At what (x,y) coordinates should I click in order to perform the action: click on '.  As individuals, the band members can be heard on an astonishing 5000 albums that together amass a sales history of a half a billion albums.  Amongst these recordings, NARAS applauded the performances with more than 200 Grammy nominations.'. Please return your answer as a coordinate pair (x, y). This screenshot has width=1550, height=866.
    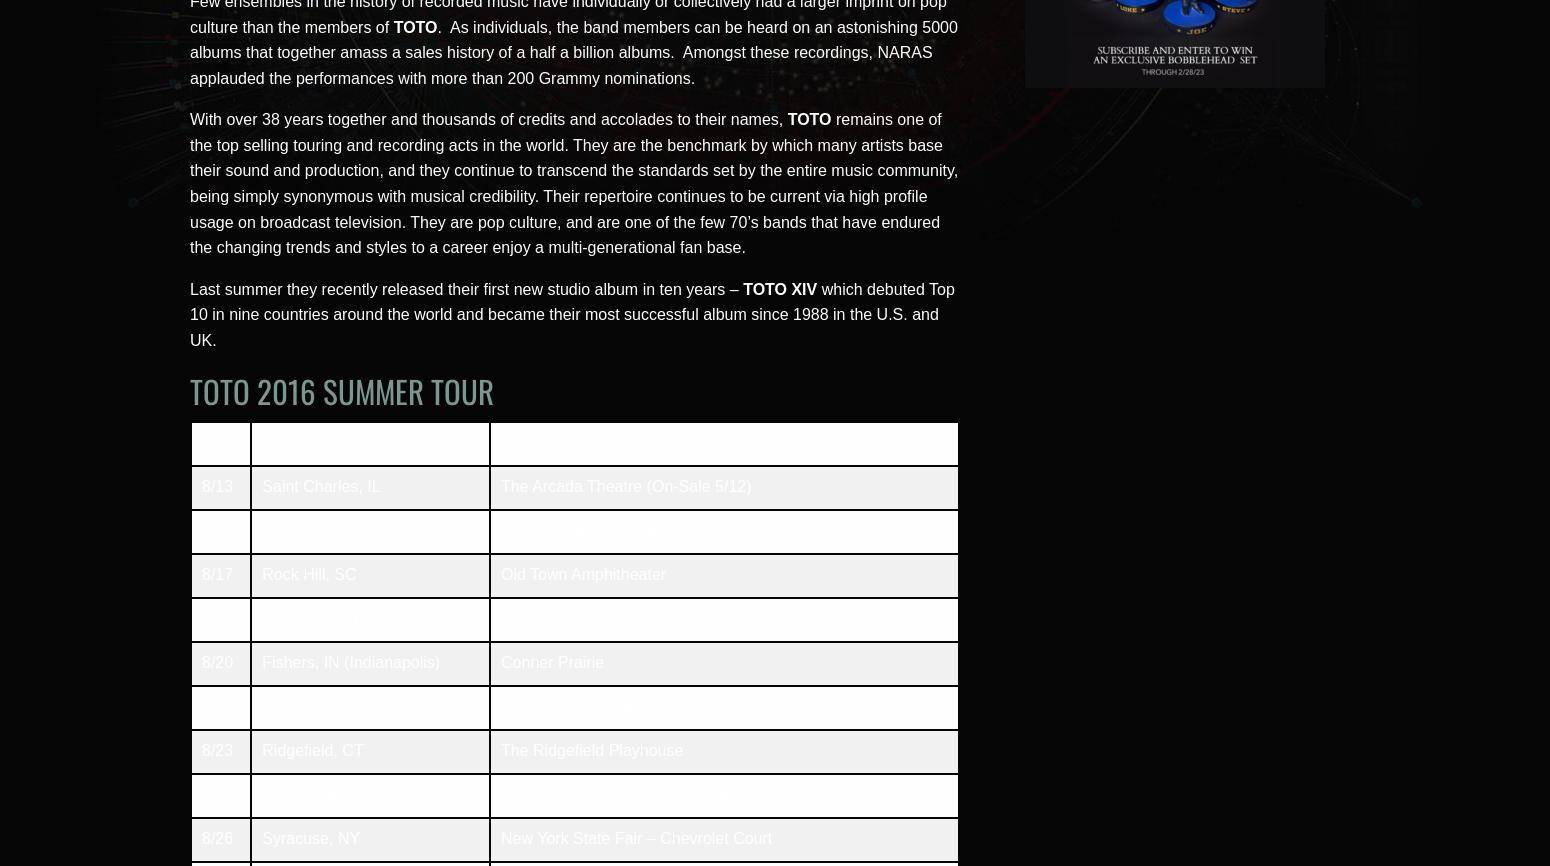
    Looking at the image, I should click on (189, 51).